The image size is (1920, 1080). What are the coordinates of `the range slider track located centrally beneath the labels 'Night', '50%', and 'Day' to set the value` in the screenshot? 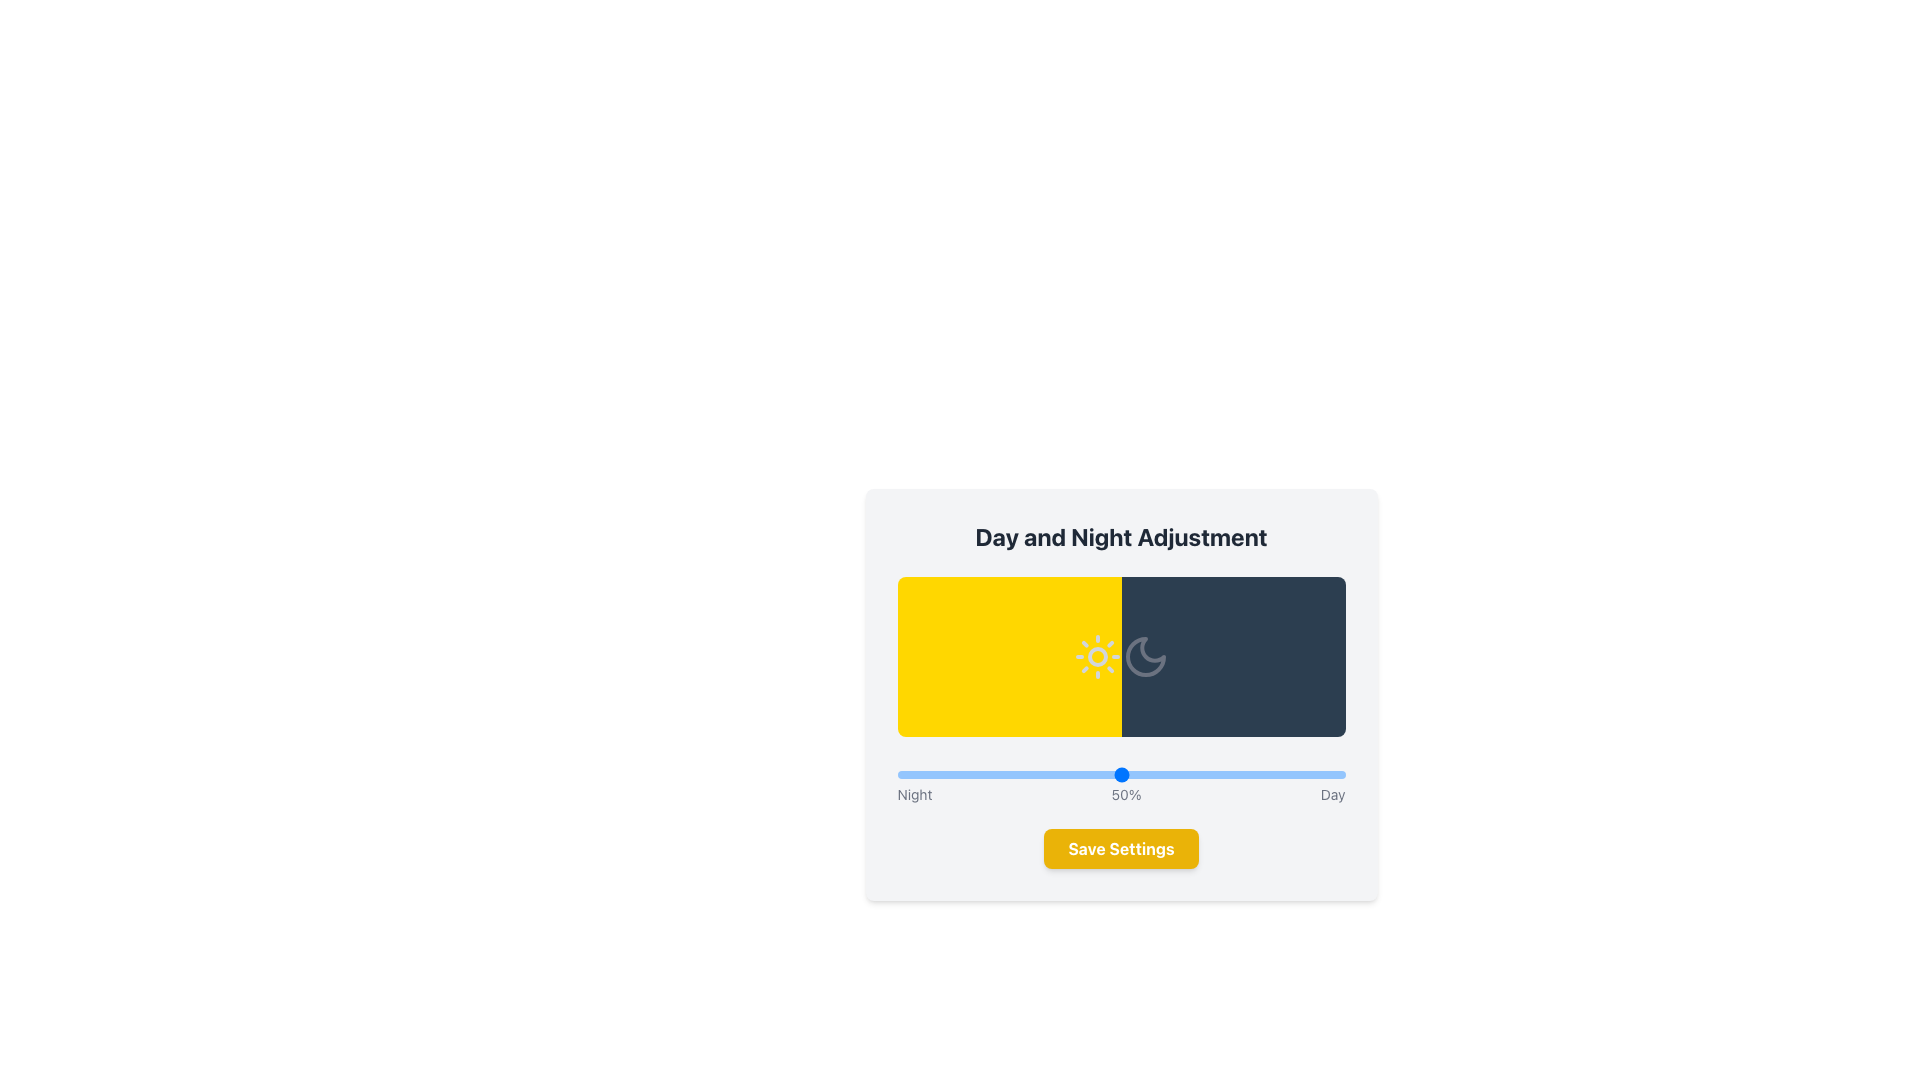 It's located at (1121, 774).